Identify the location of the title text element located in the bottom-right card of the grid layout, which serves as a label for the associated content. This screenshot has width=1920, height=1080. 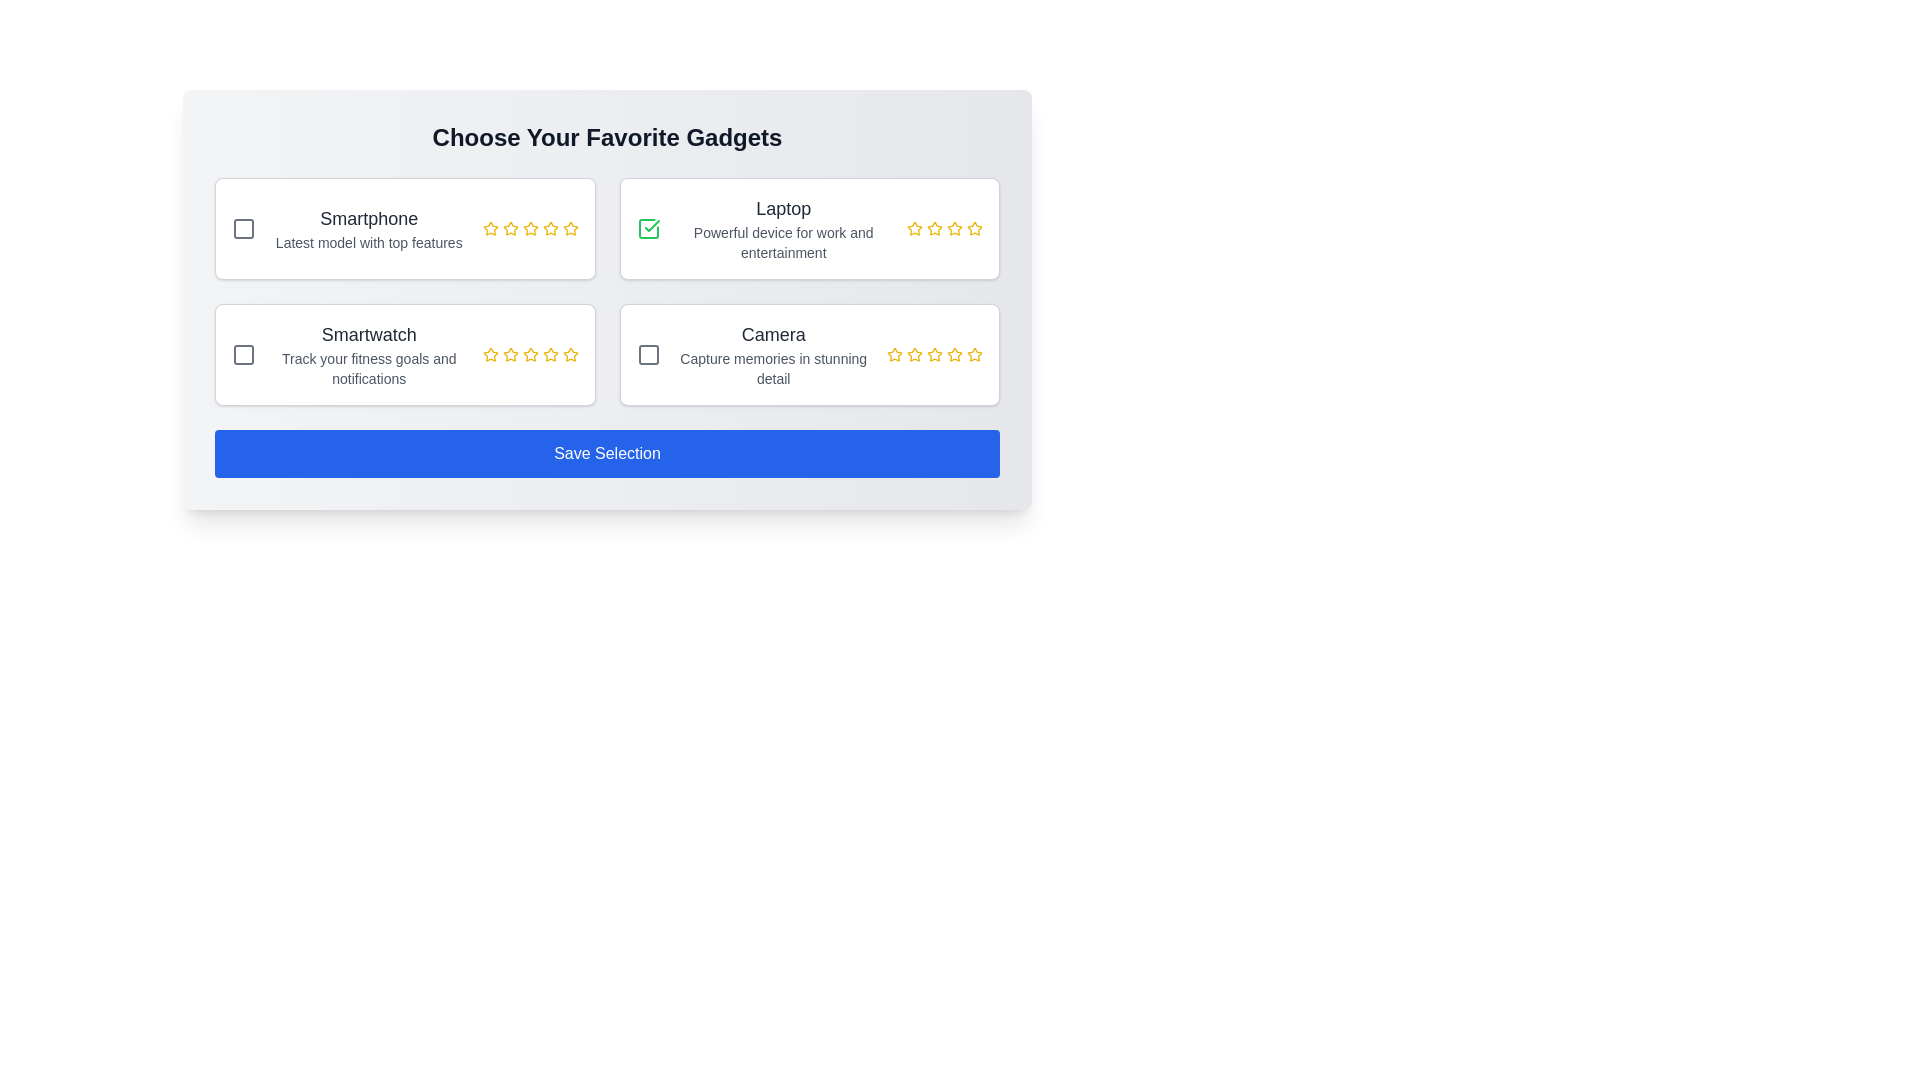
(772, 334).